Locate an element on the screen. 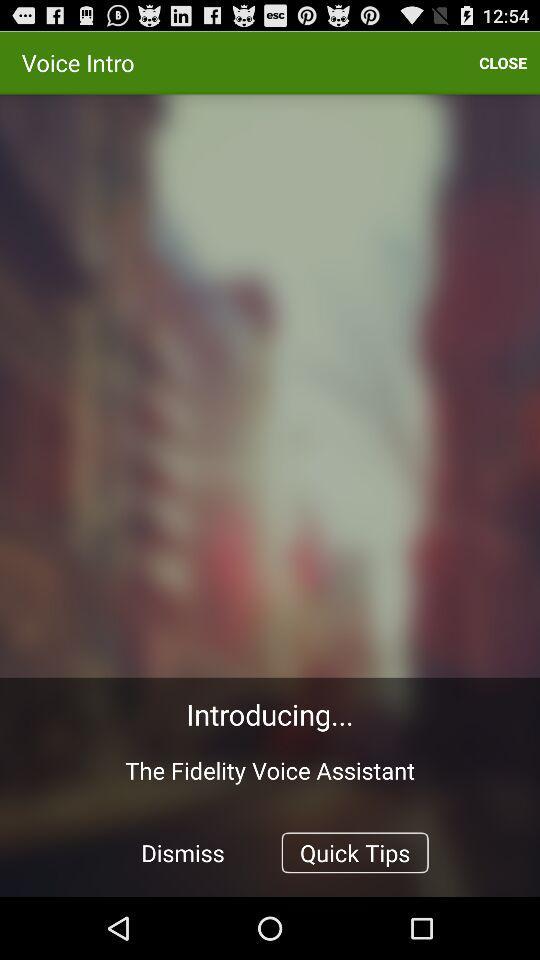  item to the right of dismiss button is located at coordinates (354, 851).